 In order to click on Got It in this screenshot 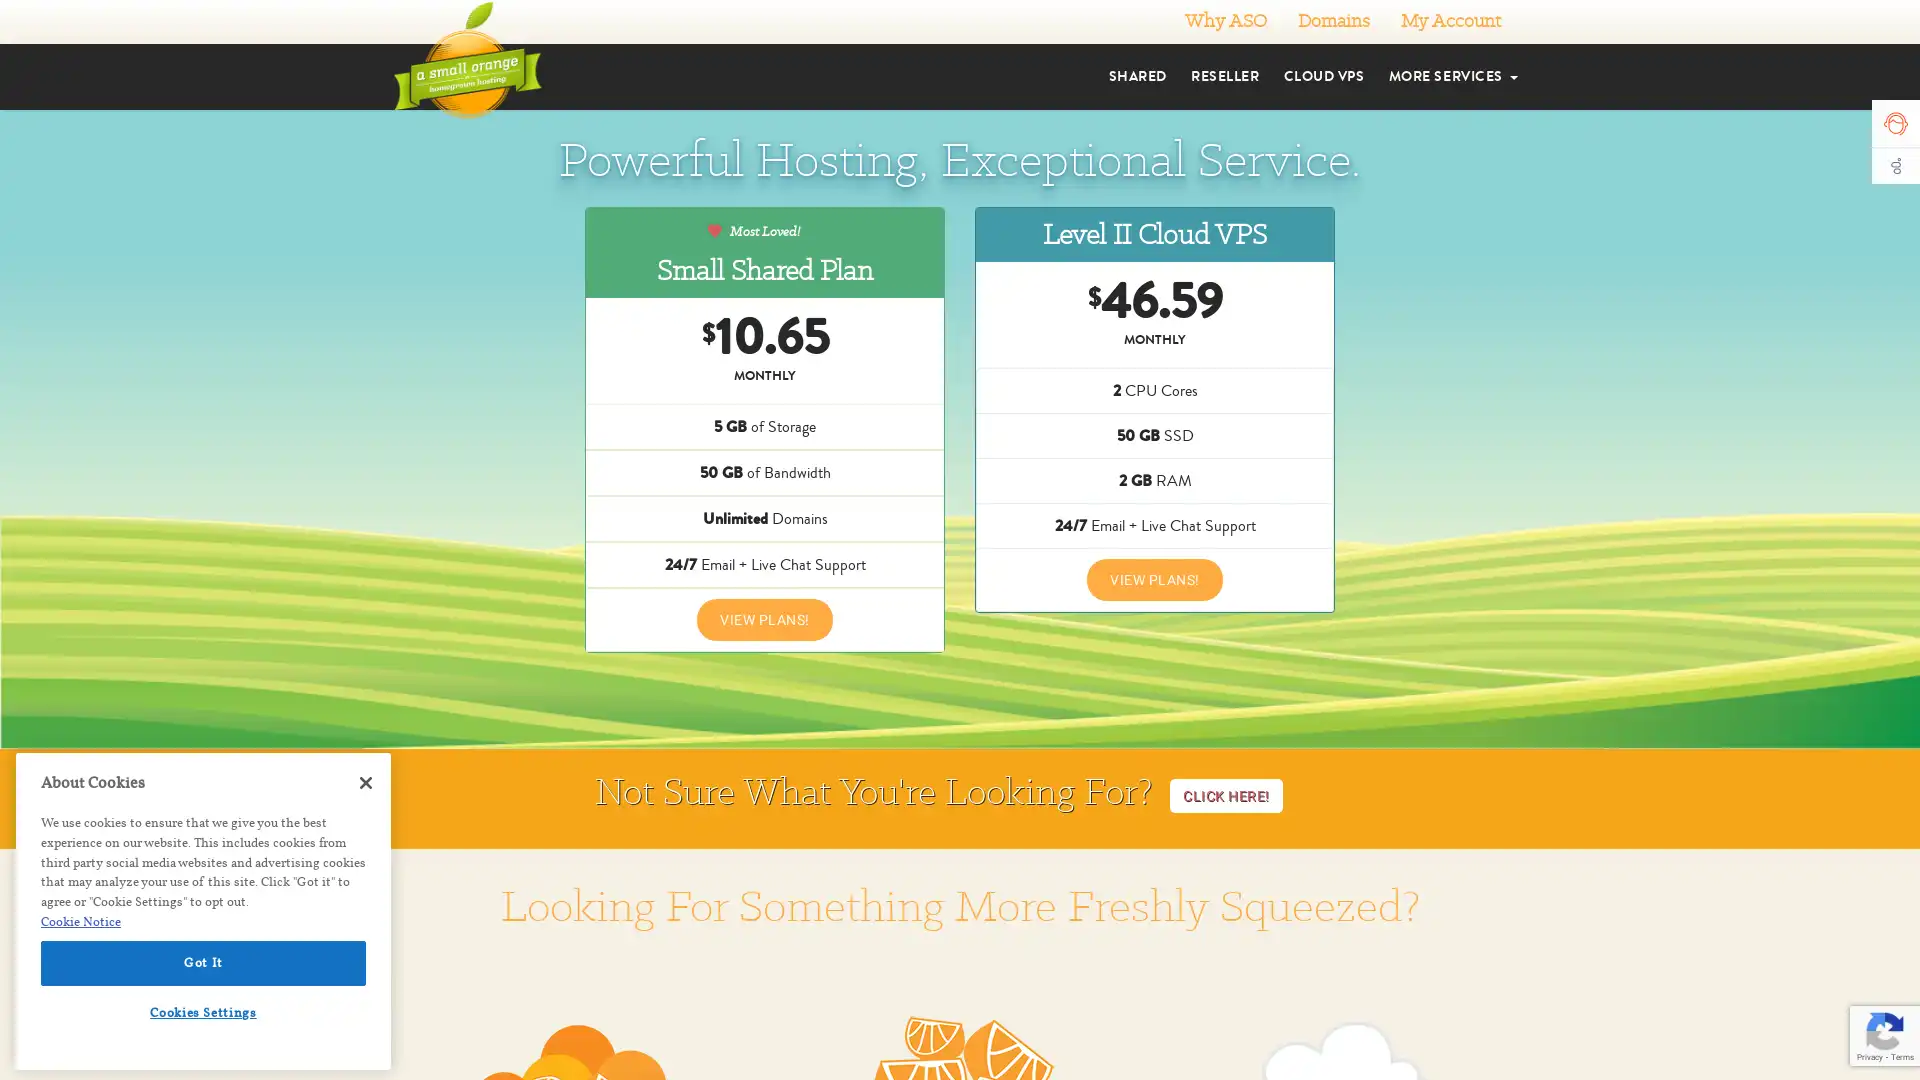, I will do `click(203, 962)`.